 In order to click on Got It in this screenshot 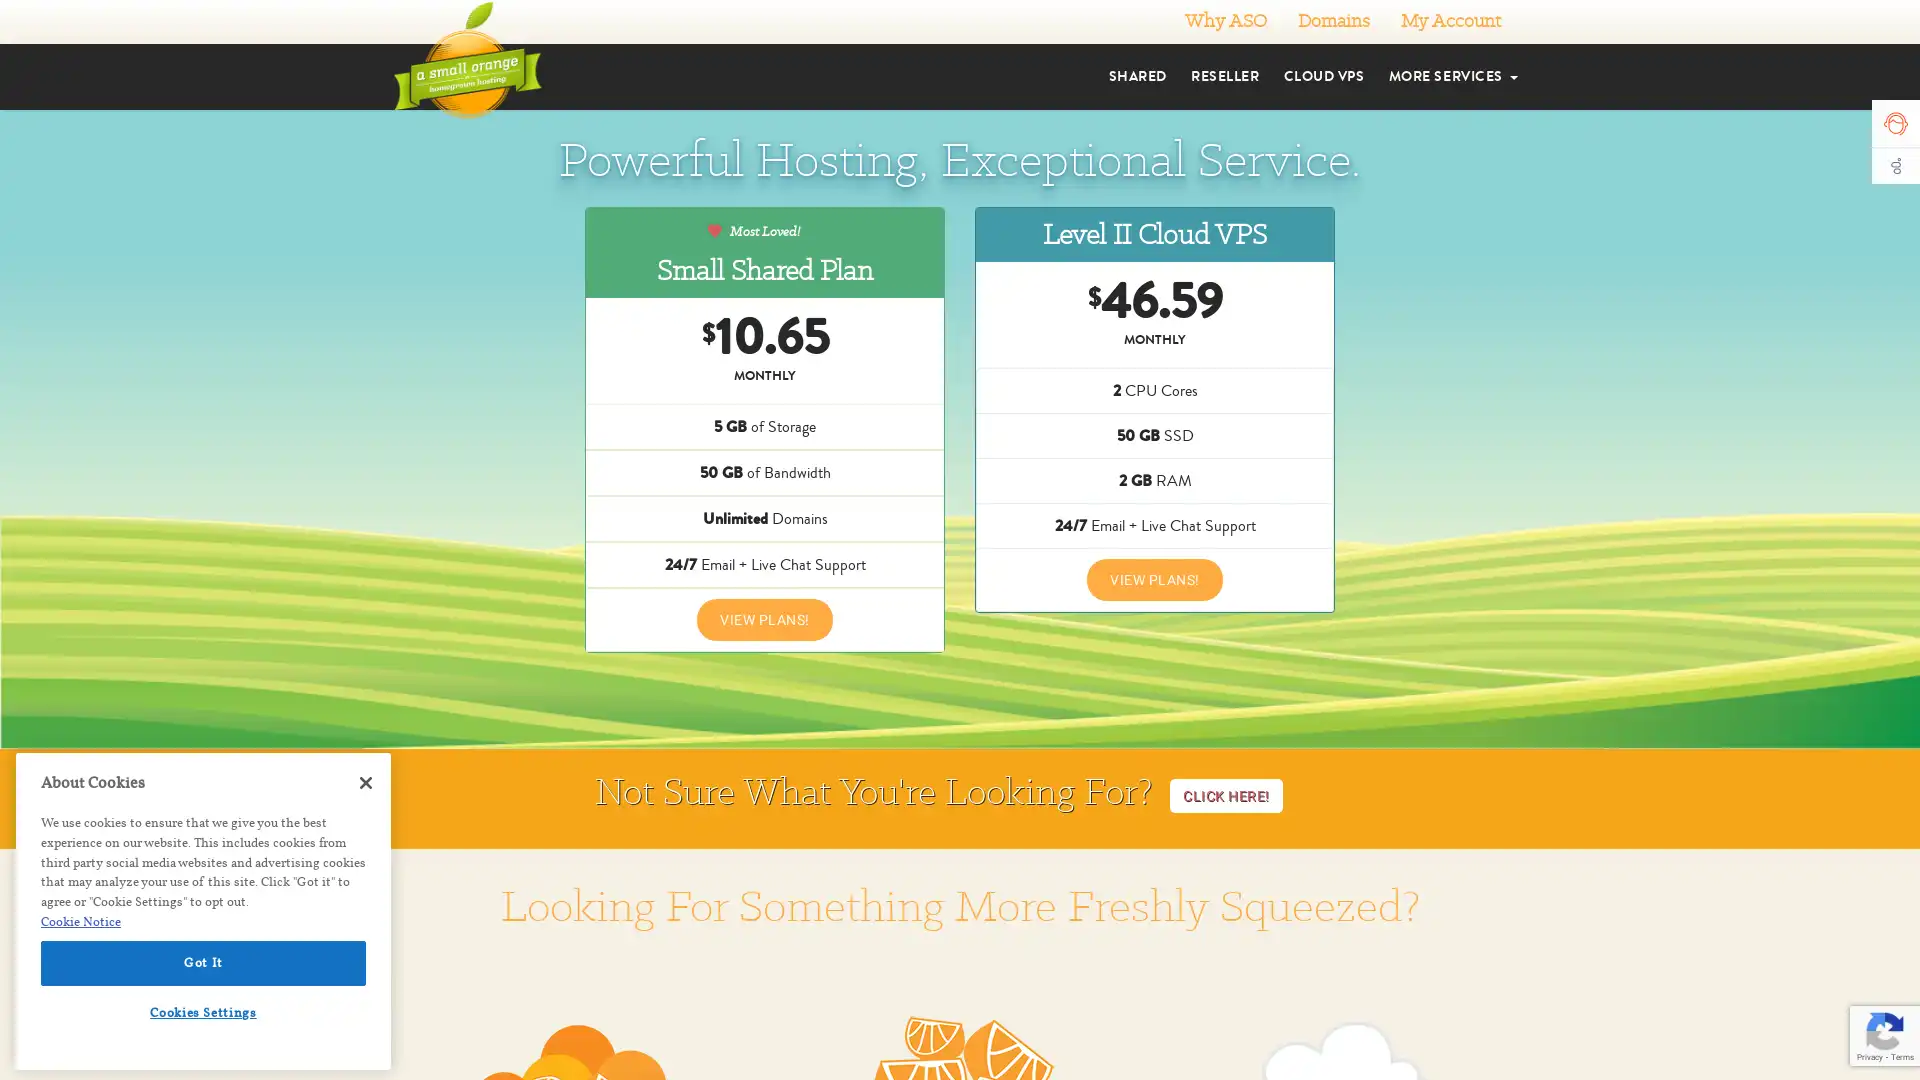, I will do `click(203, 962)`.